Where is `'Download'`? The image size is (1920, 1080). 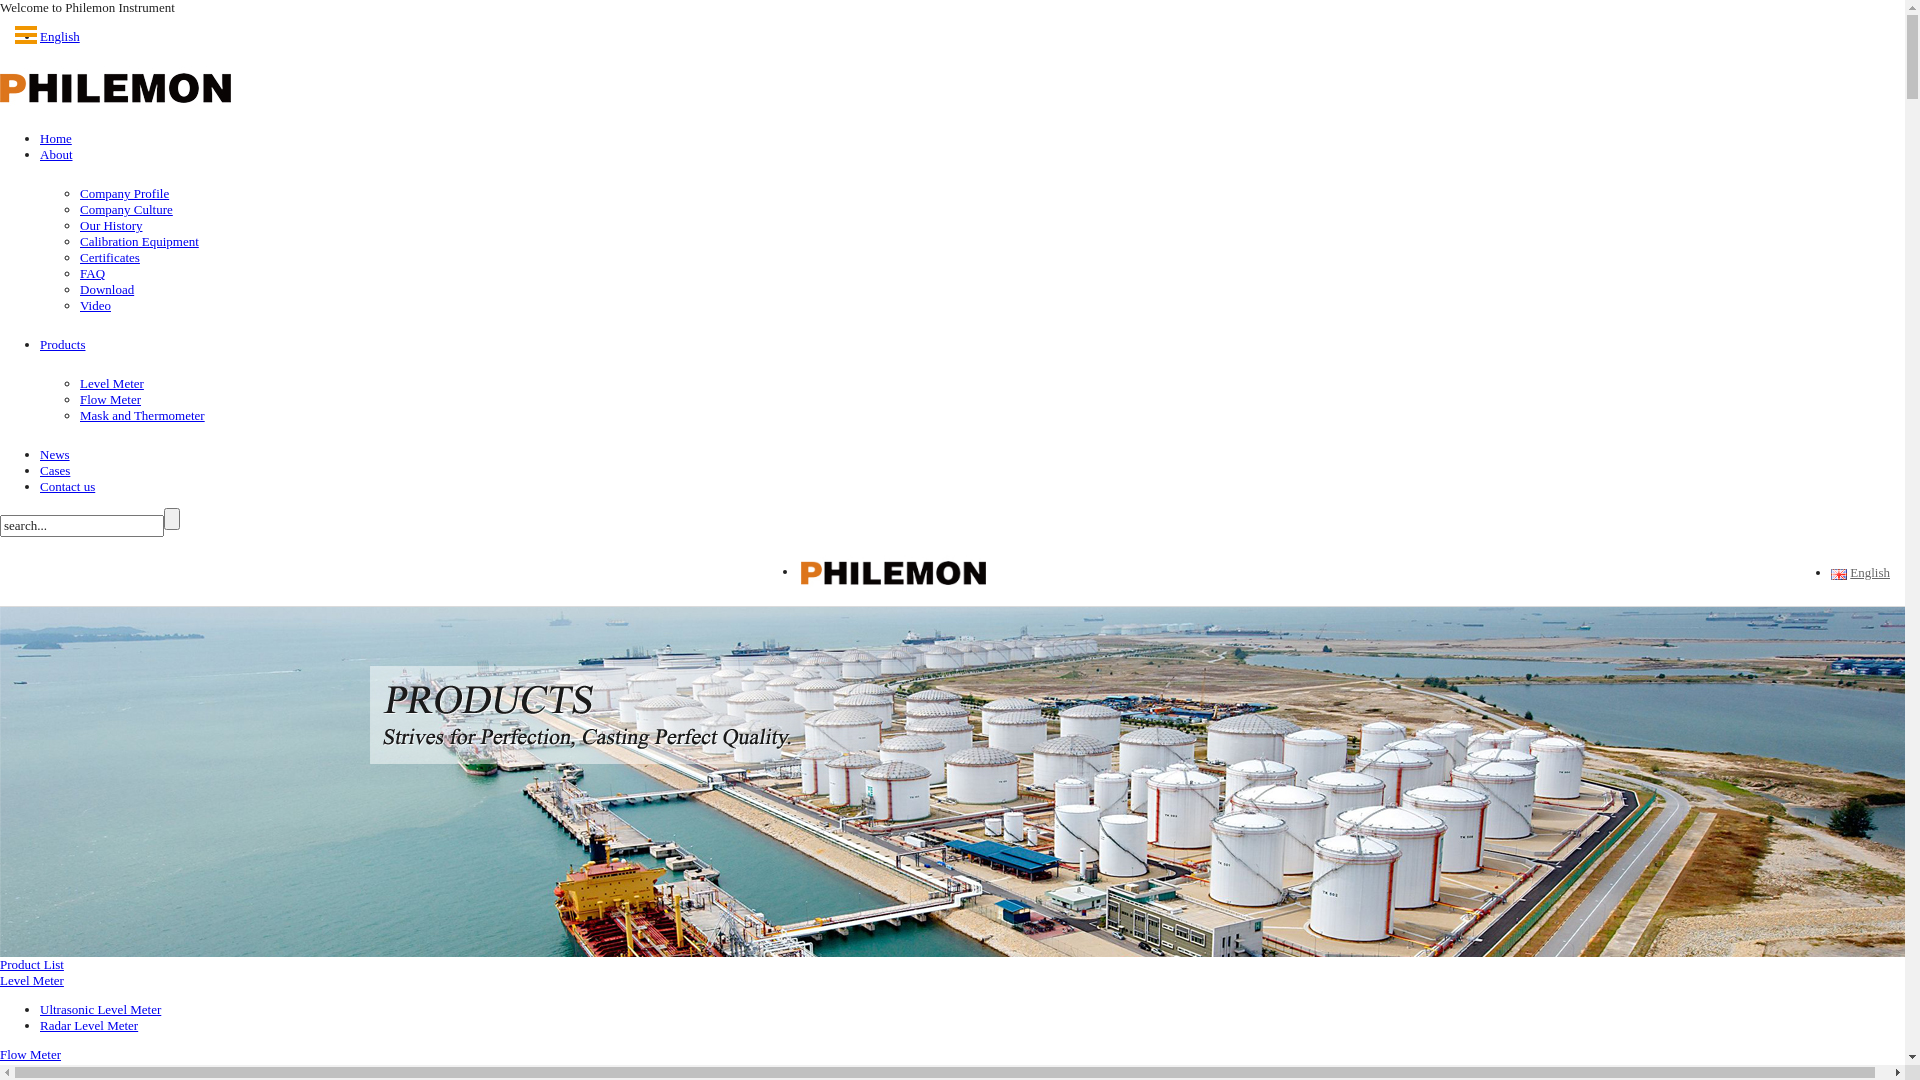
'Download' is located at coordinates (80, 289).